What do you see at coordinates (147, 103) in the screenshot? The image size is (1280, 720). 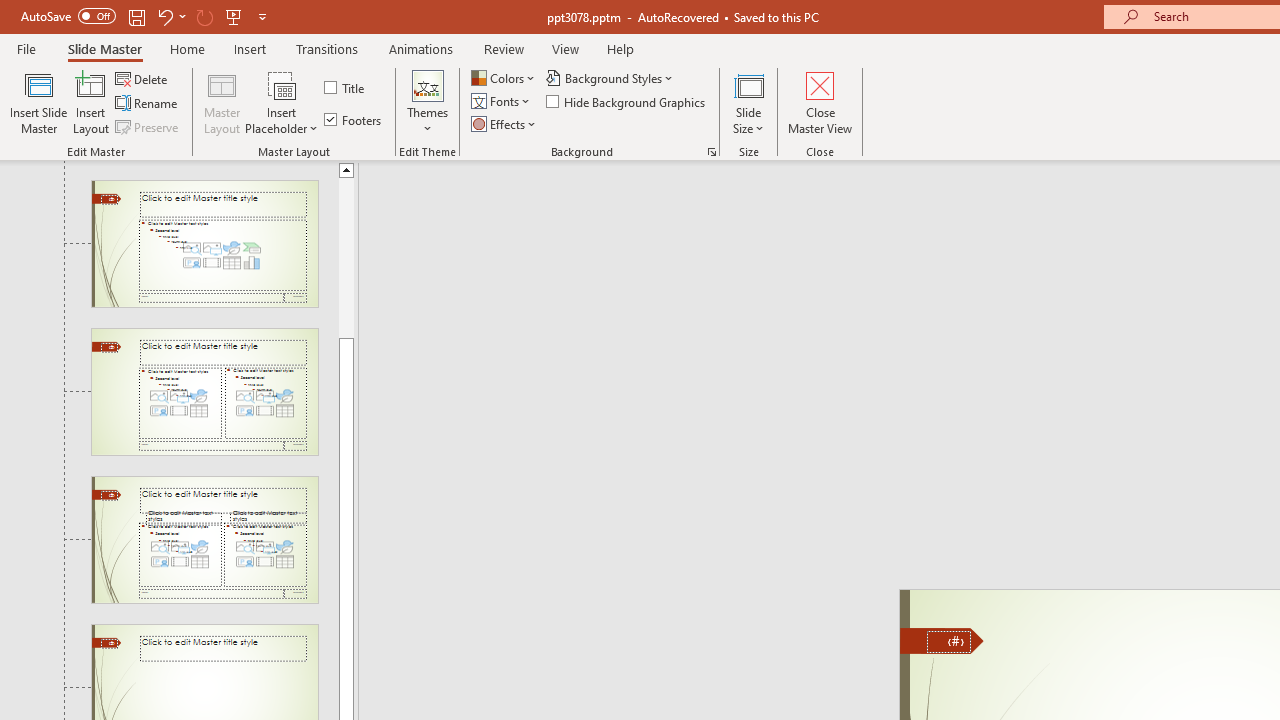 I see `'Rename'` at bounding box center [147, 103].